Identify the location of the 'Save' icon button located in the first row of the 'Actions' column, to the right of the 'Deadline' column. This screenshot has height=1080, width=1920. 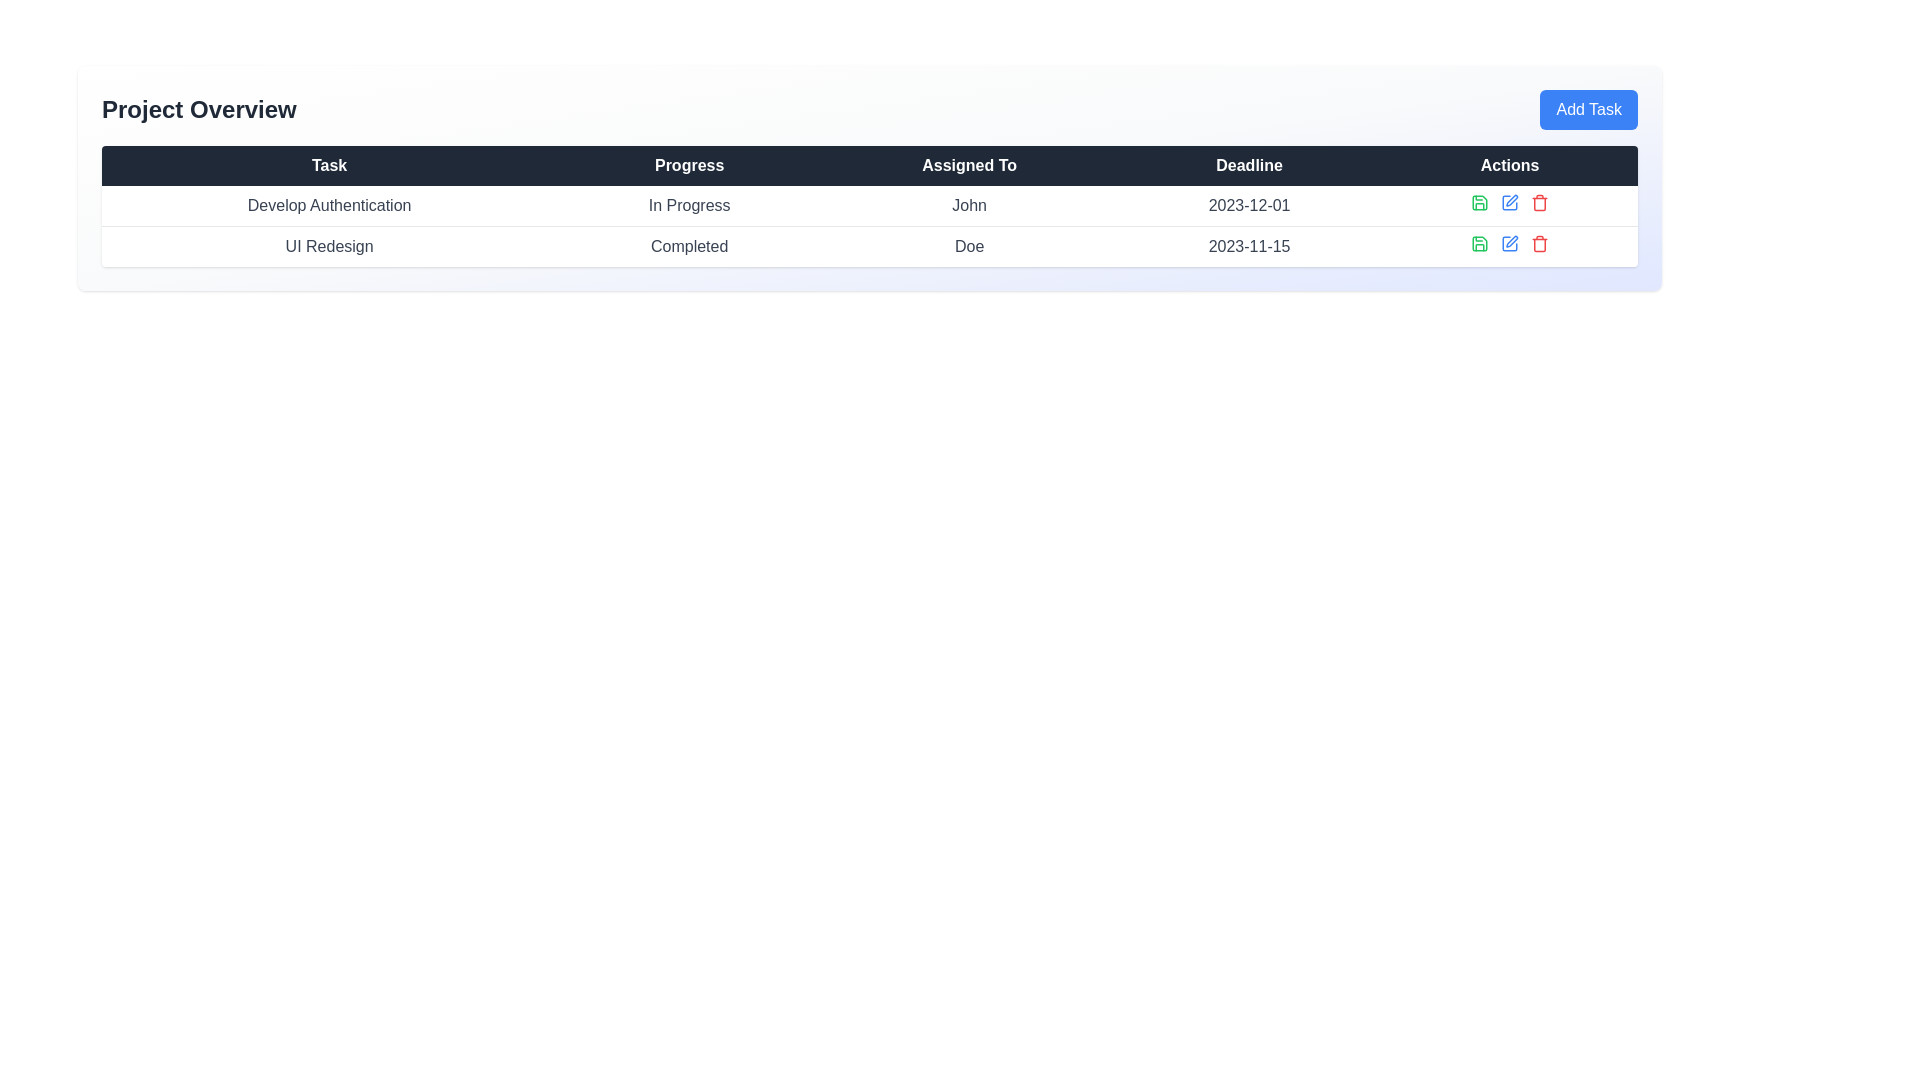
(1479, 242).